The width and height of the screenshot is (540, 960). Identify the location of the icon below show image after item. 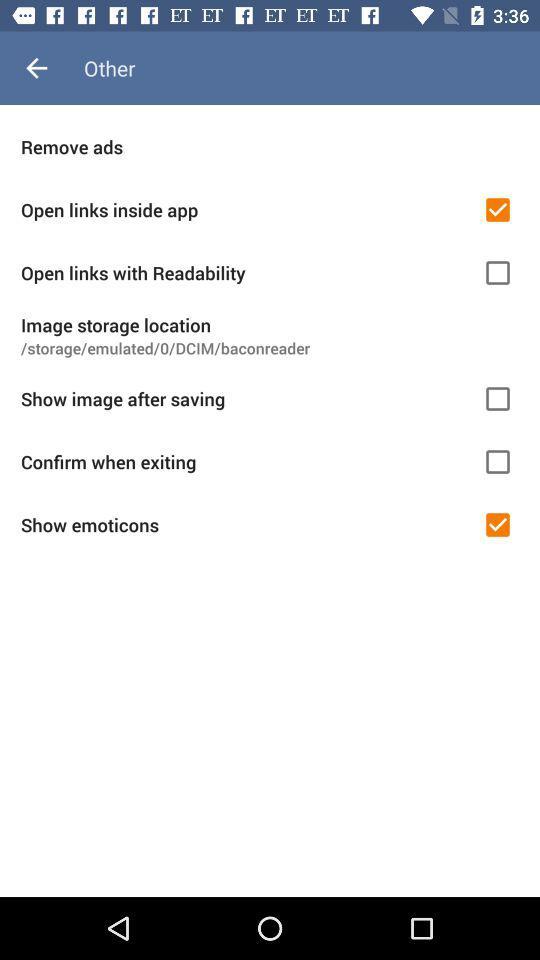
(245, 462).